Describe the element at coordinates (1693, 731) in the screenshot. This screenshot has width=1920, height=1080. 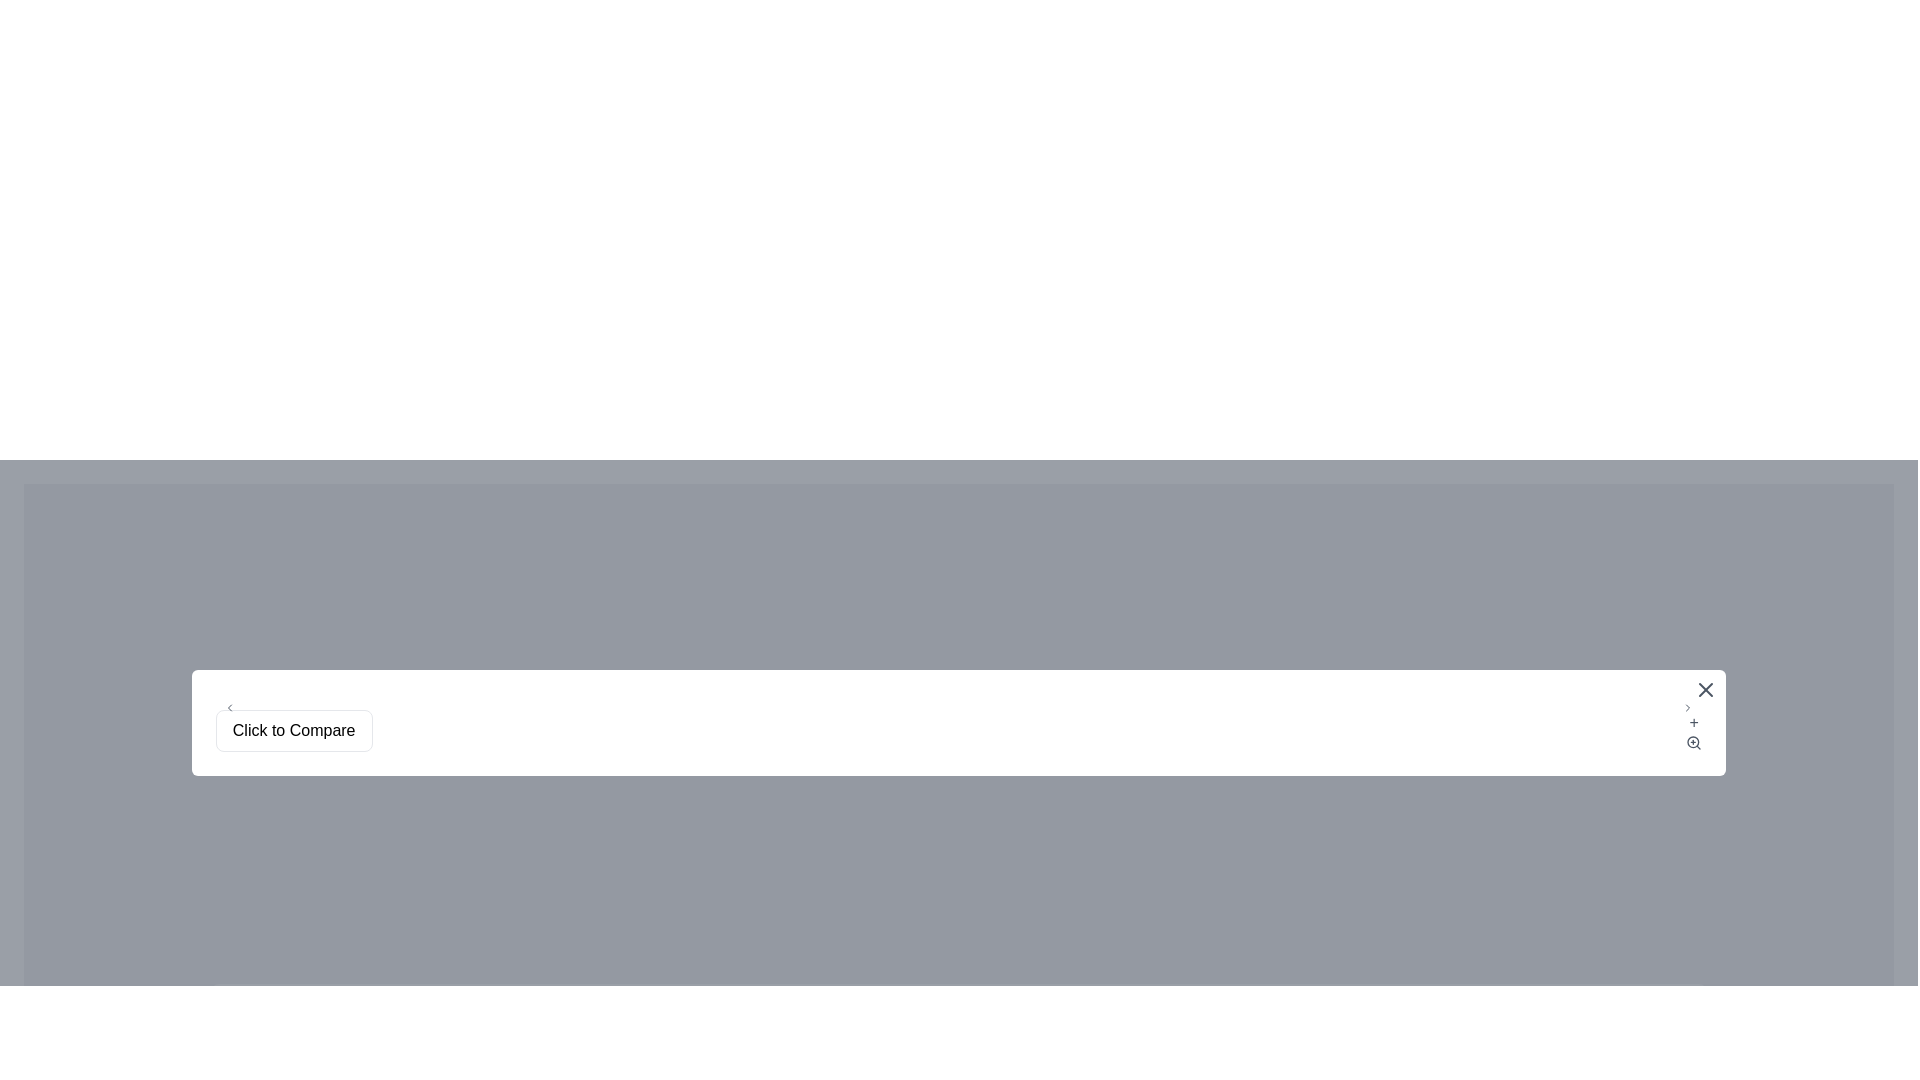
I see `the small gray 'plus' icon button located to the right of the 'Click to Compare' button` at that location.